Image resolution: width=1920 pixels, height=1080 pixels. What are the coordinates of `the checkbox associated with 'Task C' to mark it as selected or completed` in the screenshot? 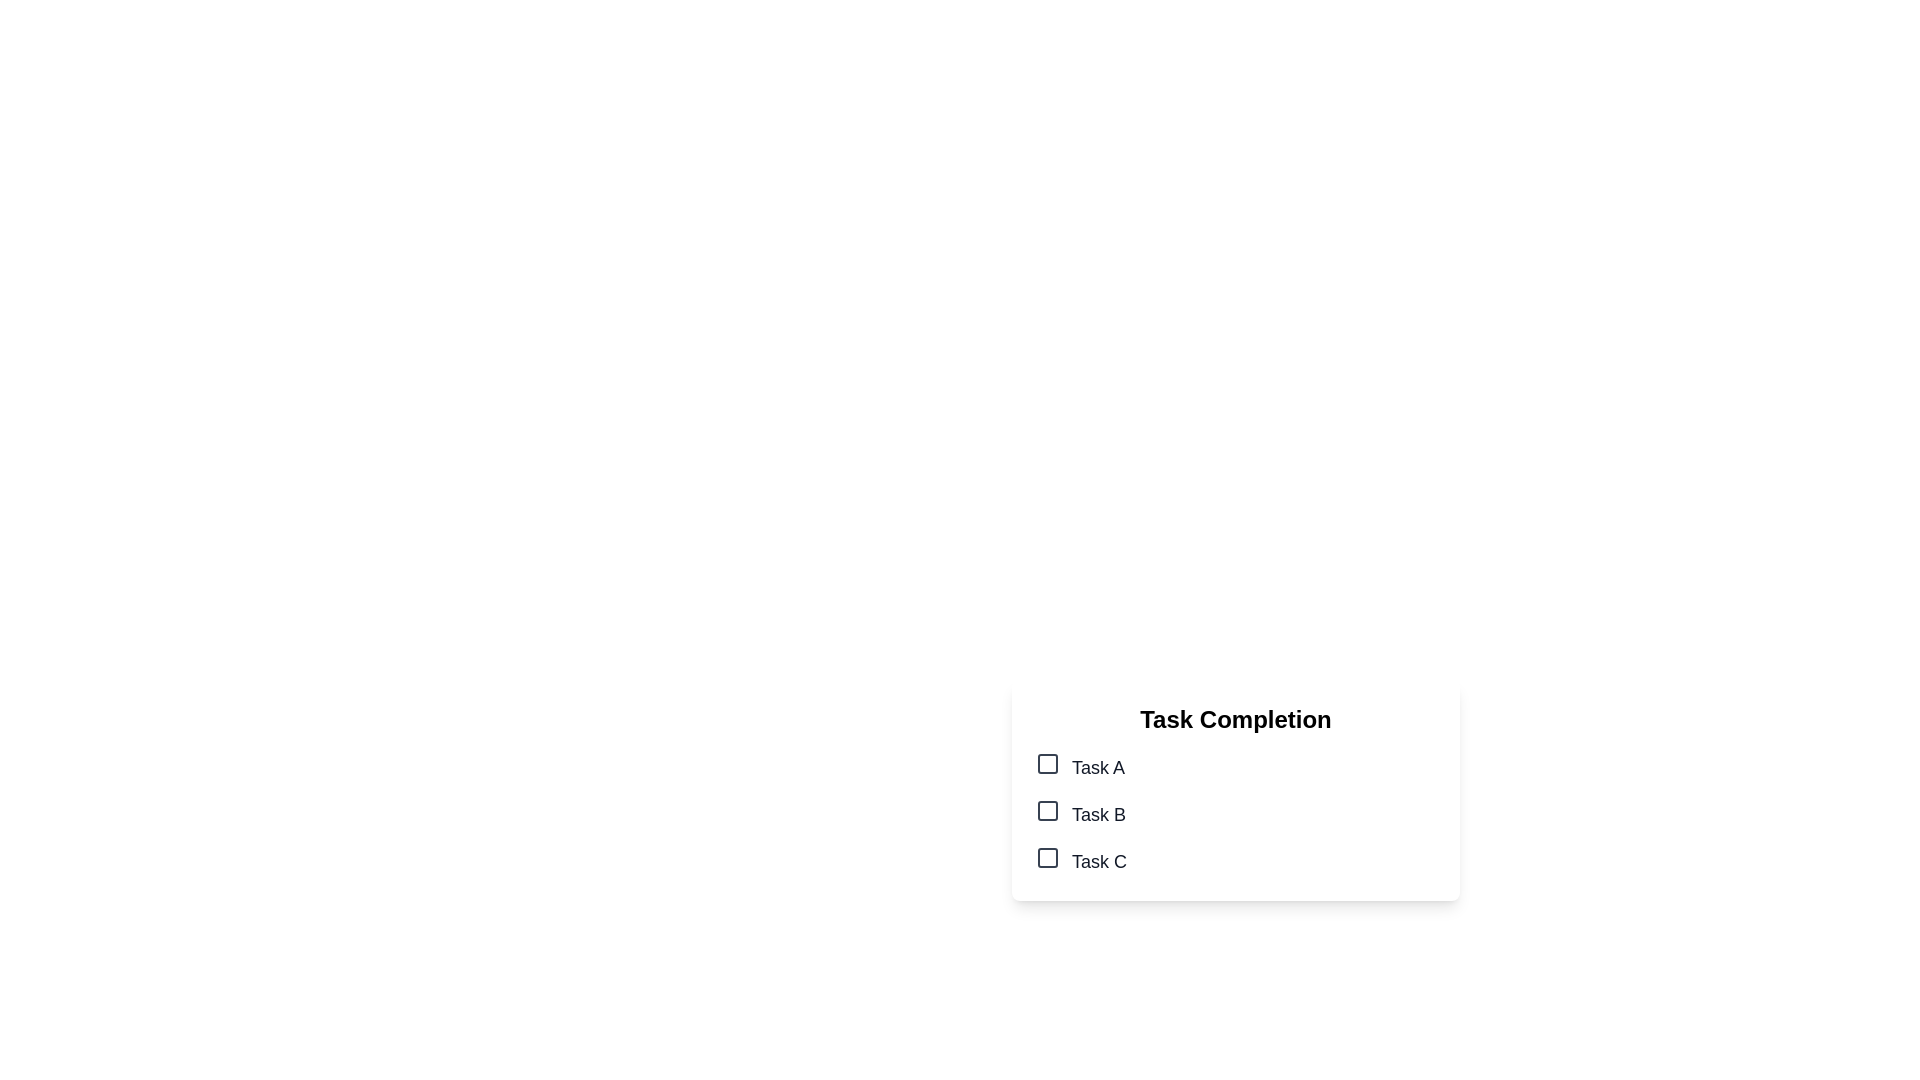 It's located at (1046, 860).